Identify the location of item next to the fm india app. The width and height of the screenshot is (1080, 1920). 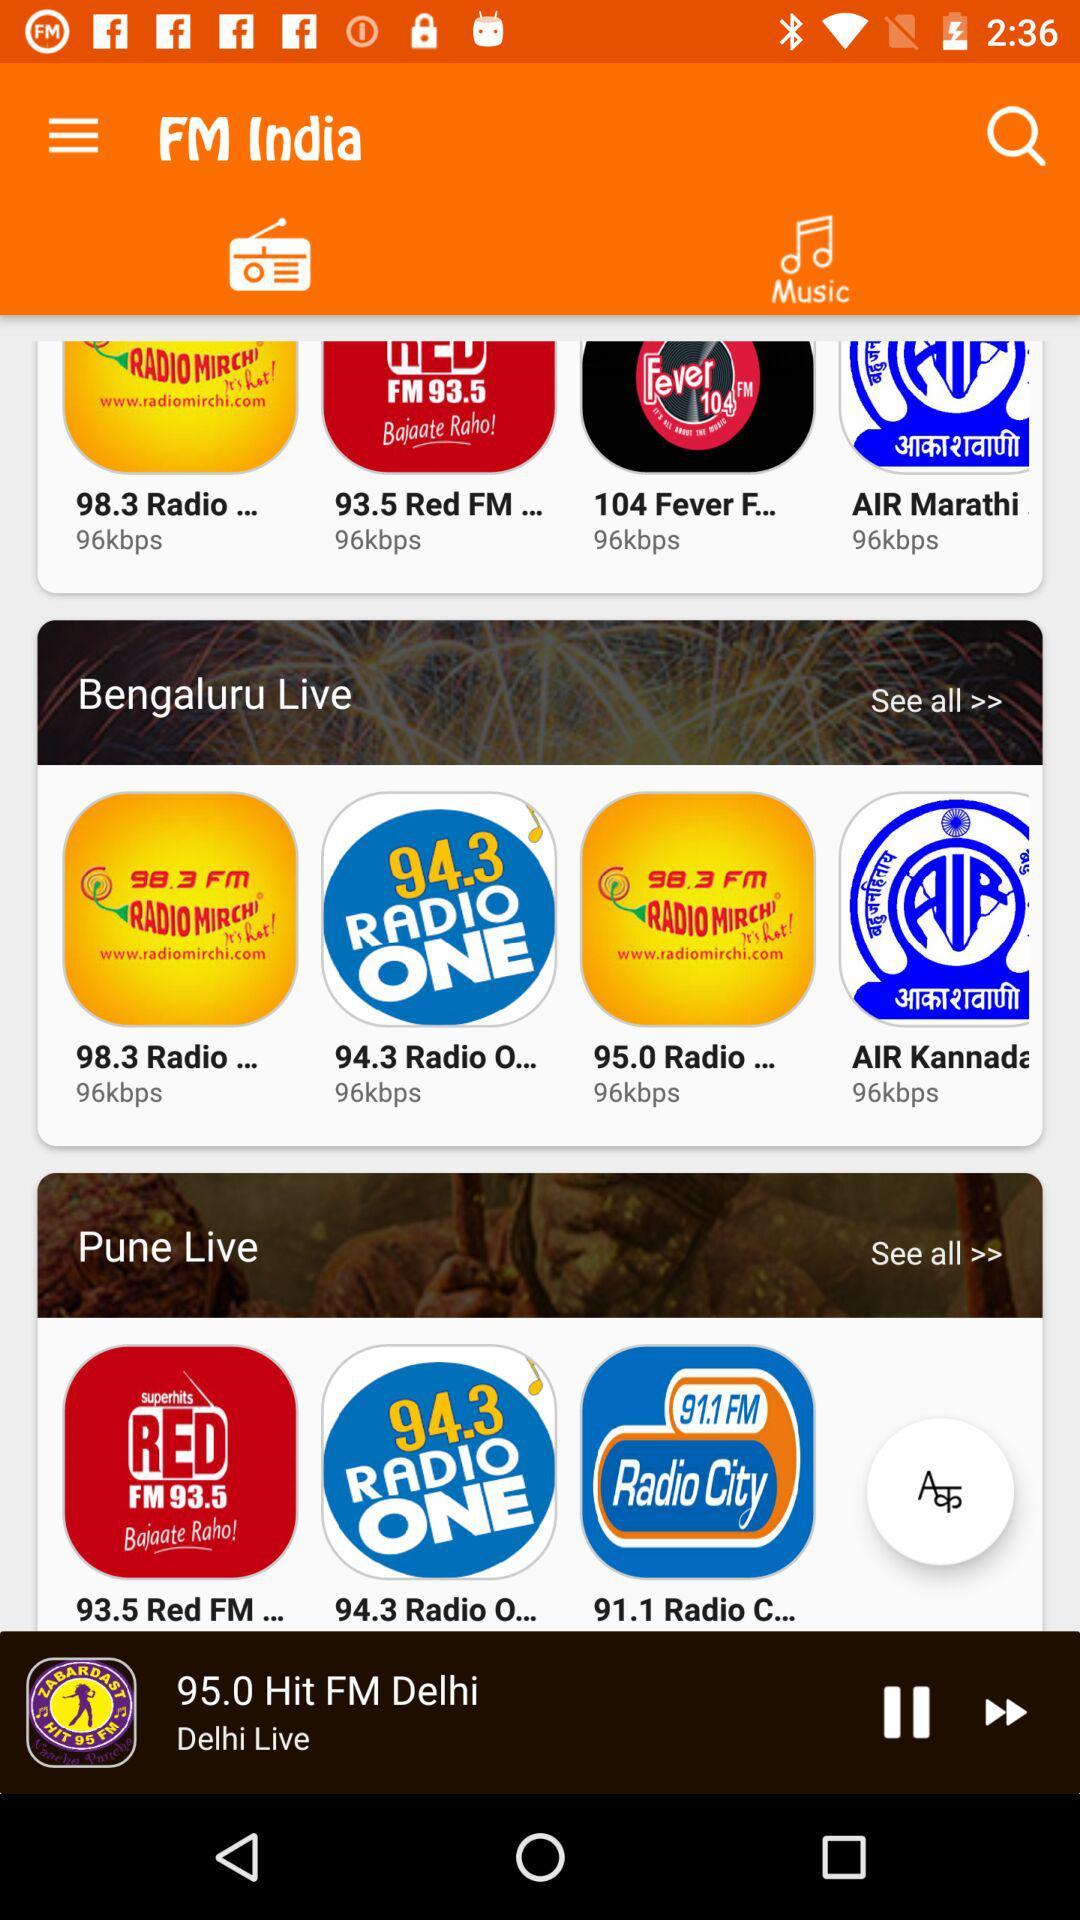
(72, 130).